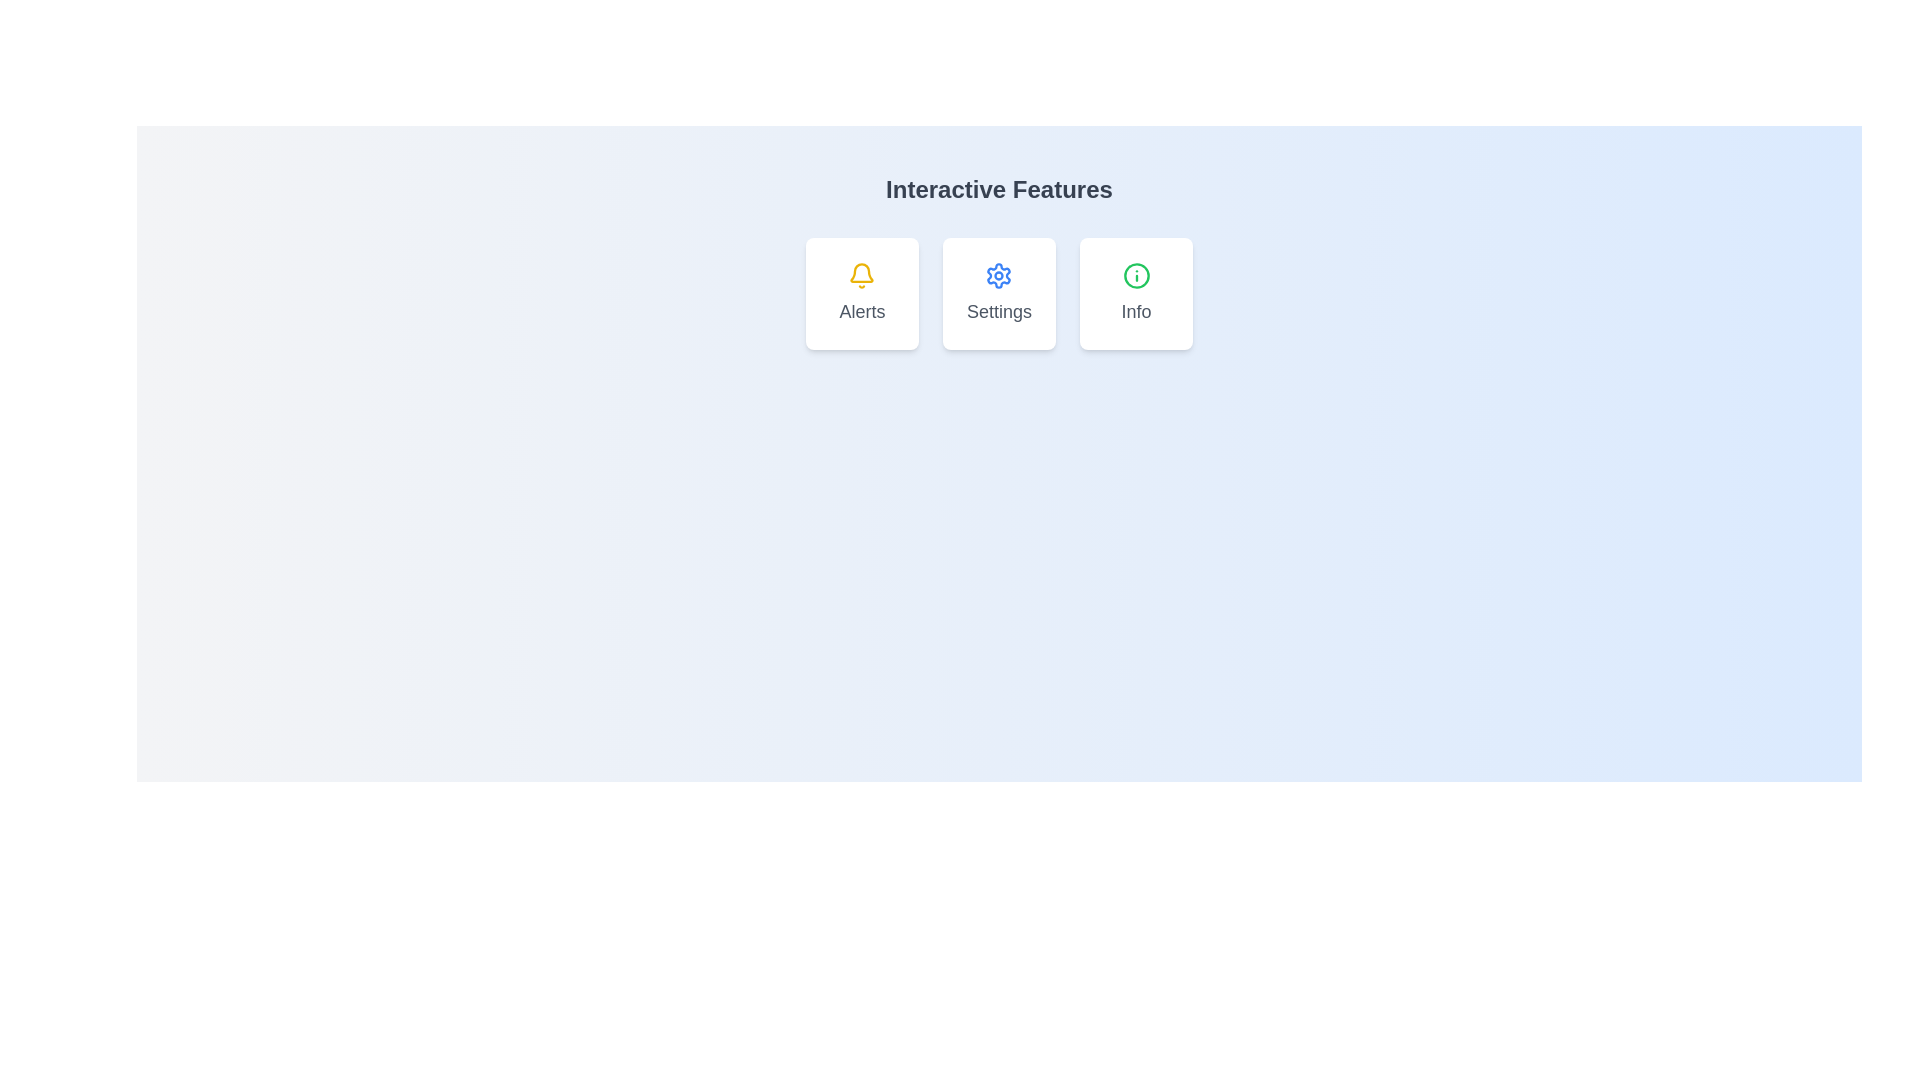  Describe the element at coordinates (862, 293) in the screenshot. I see `the leftmost card in the grid layout, which has a white background, rounded corners, a yellow bell icon at the top, and the label 'Alerts' in gray text below the icon` at that location.